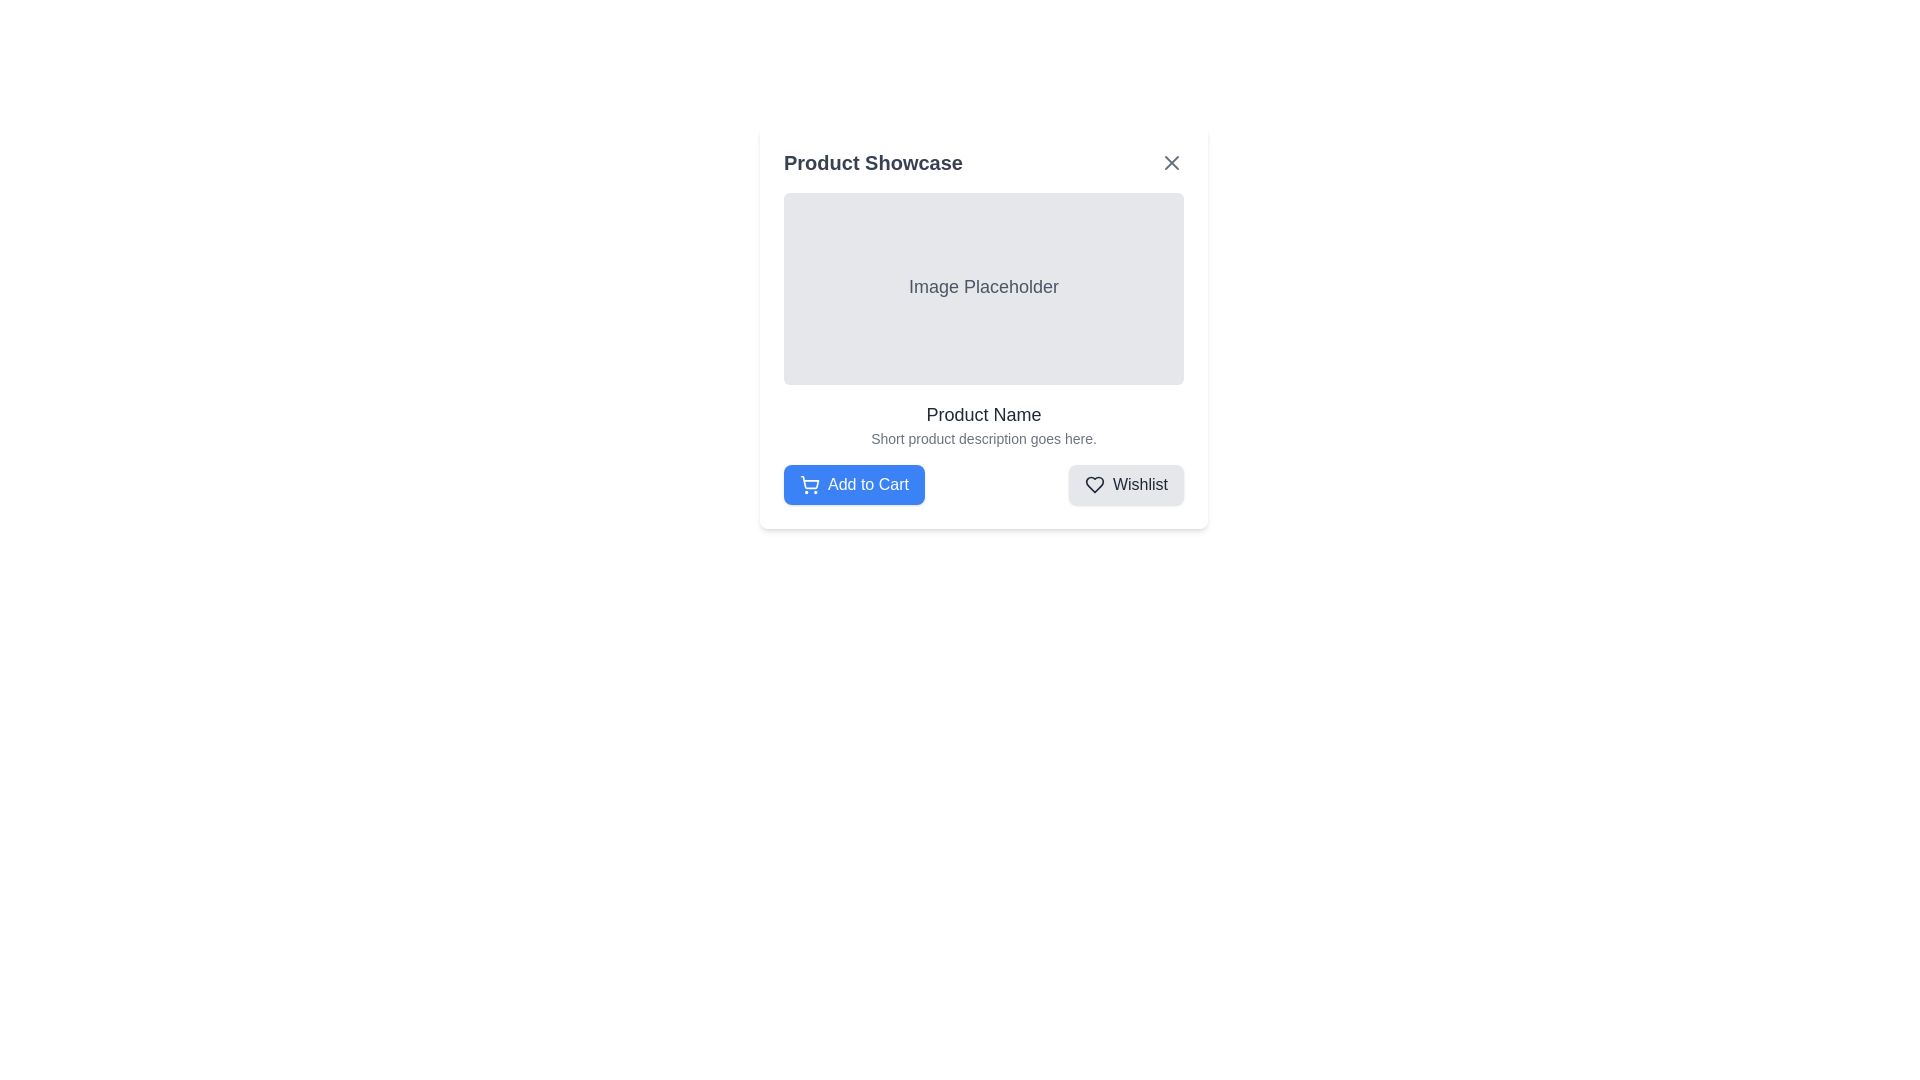 This screenshot has width=1920, height=1080. I want to click on the shopping cart icon, which is an outlined SVG illustration located on the left side of the 'Add to Cart' button, so click(810, 482).